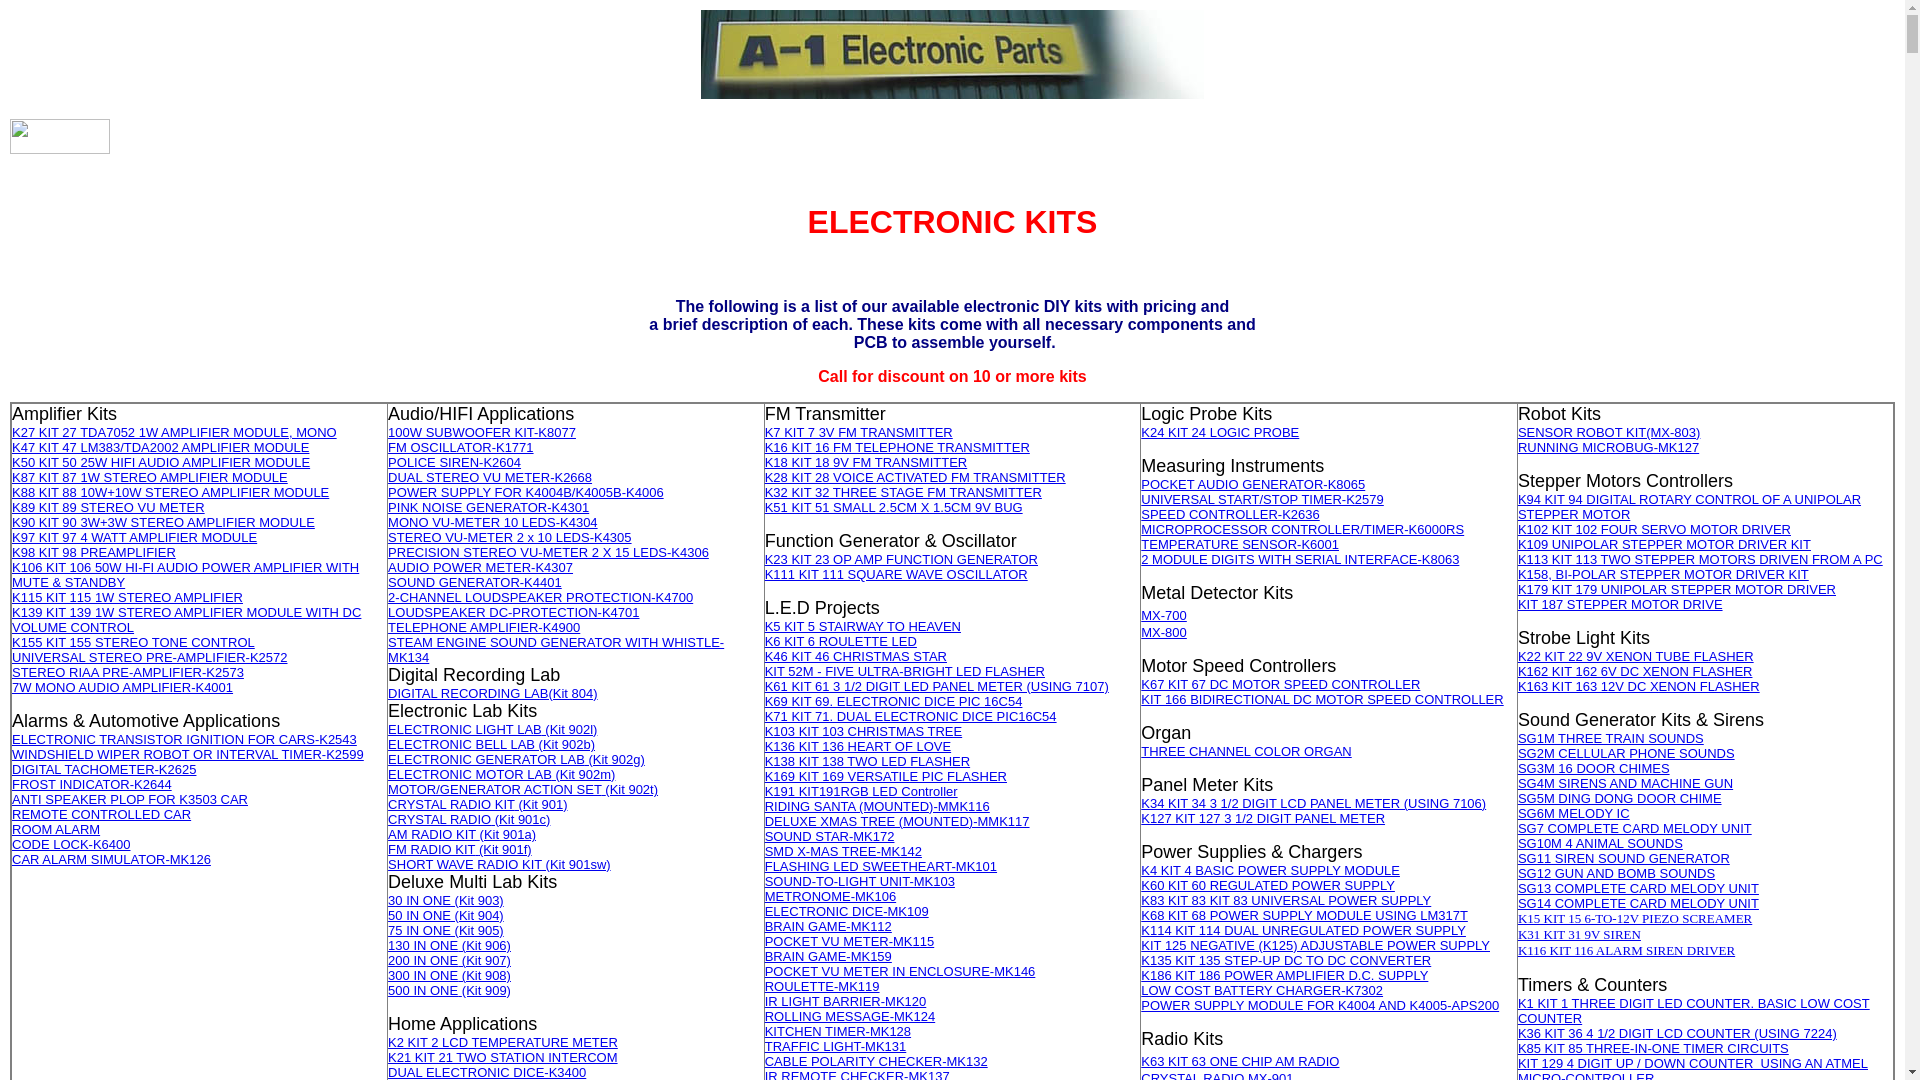 The image size is (1920, 1080). What do you see at coordinates (480, 566) in the screenshot?
I see `'AUDIO POWER METER-K4307'` at bounding box center [480, 566].